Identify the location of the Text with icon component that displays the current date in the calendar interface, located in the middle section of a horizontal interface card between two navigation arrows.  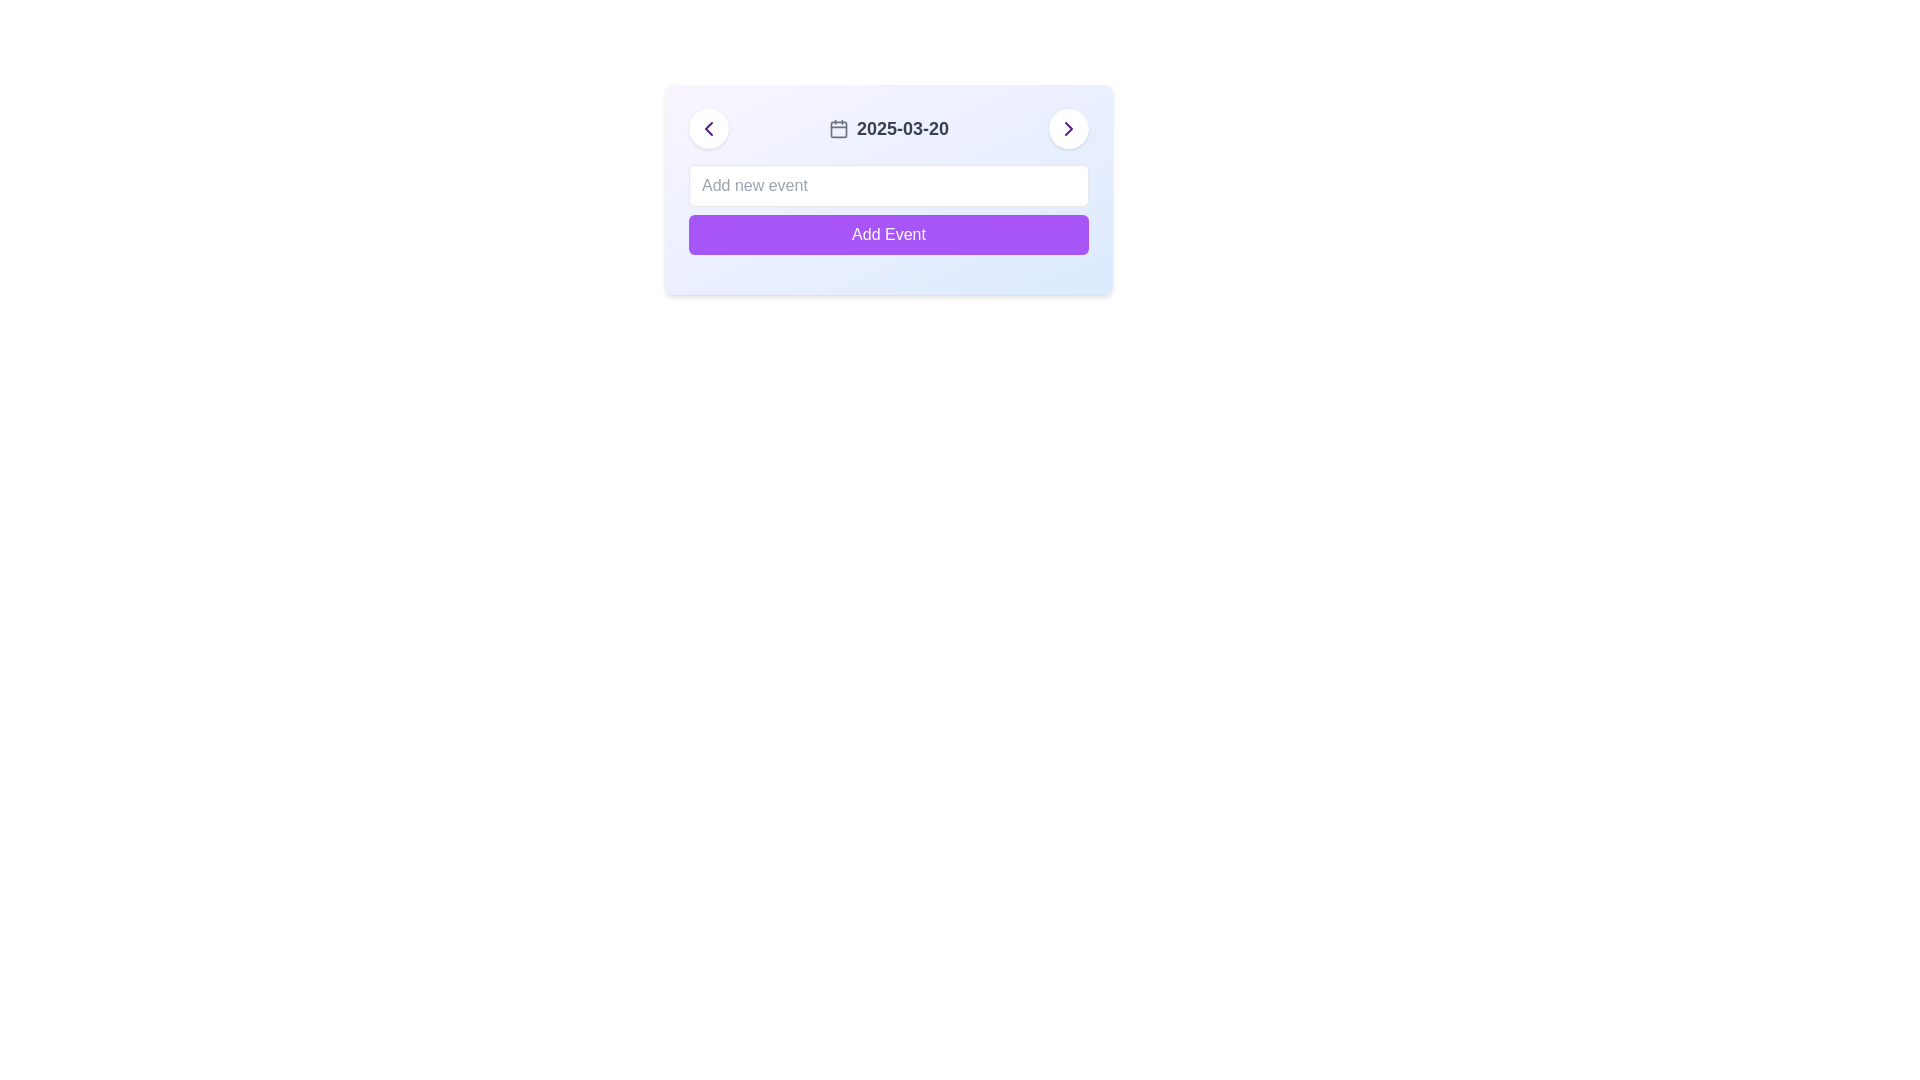
(887, 128).